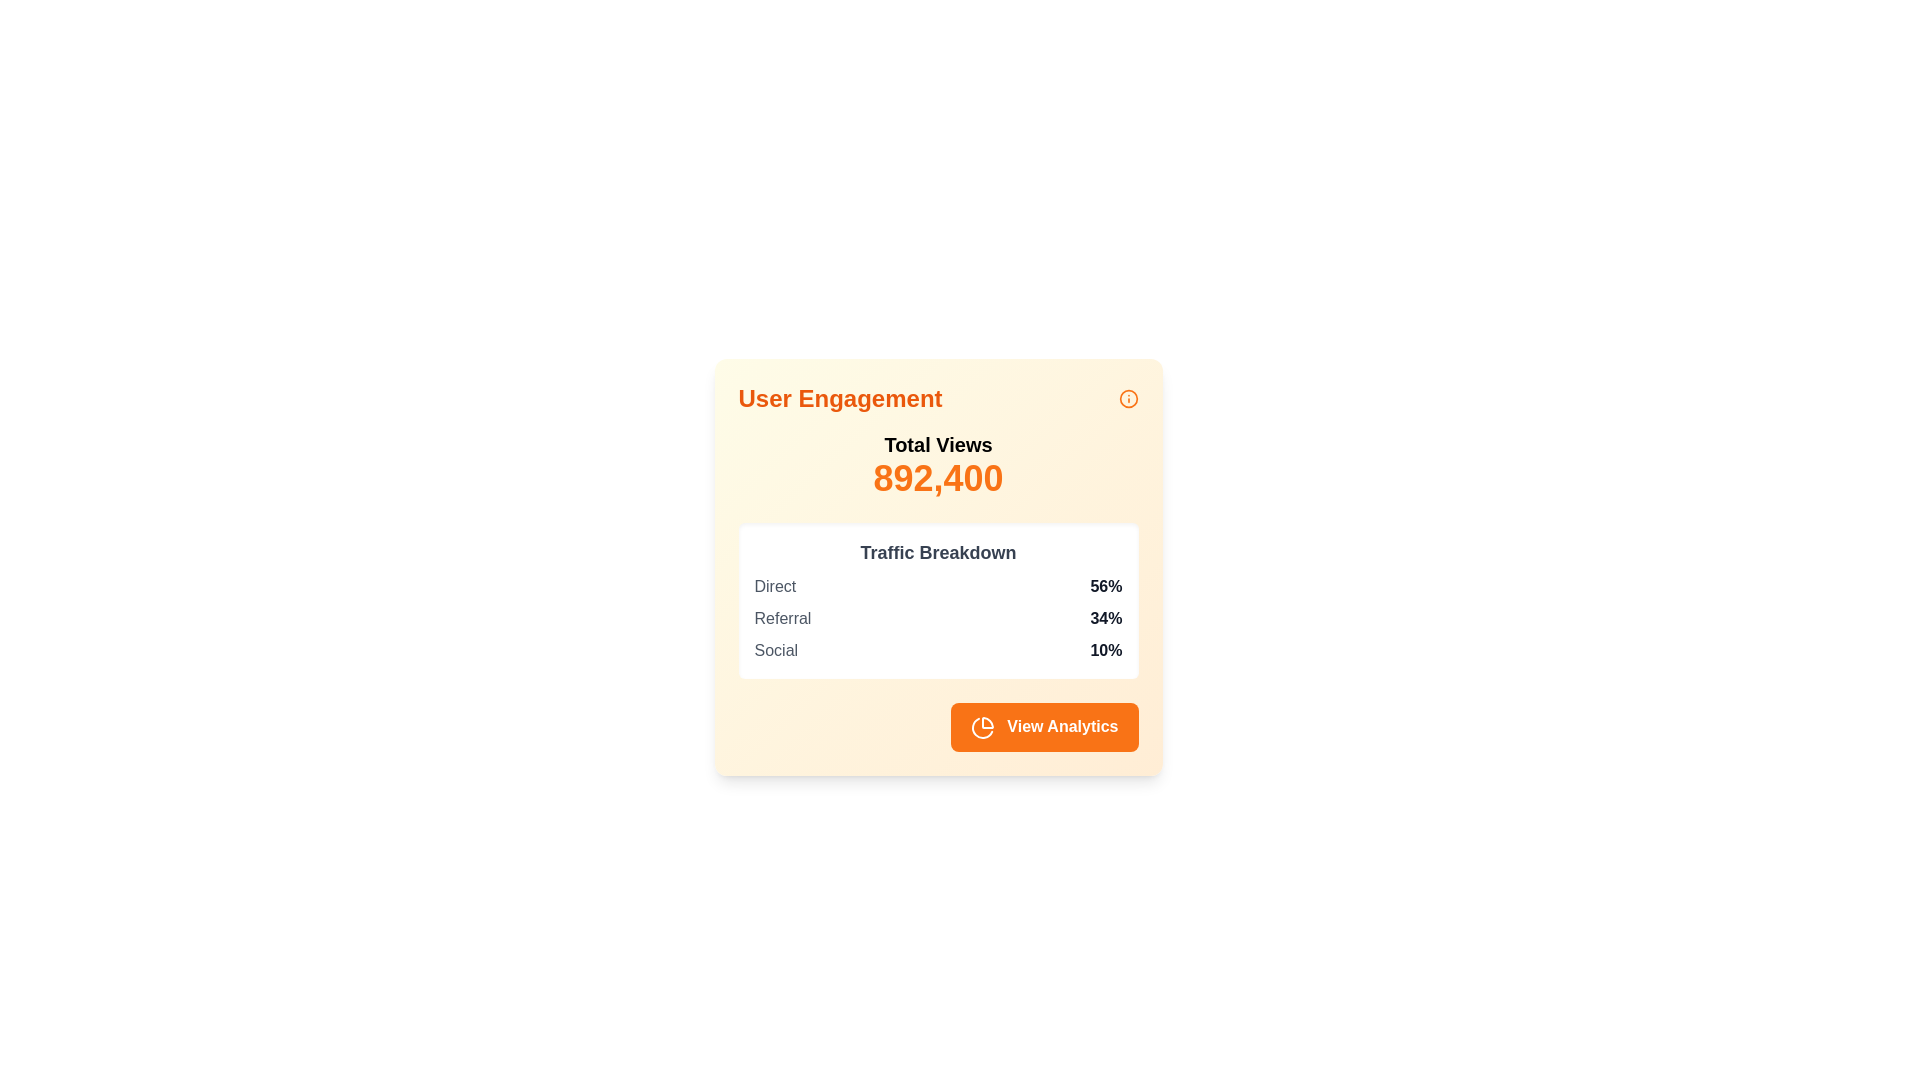 The width and height of the screenshot is (1920, 1080). I want to click on the 'View Analytics' button located at the bottom right corner of the engagement card, beneath the 'Traffic Breakdown' section, so click(937, 727).